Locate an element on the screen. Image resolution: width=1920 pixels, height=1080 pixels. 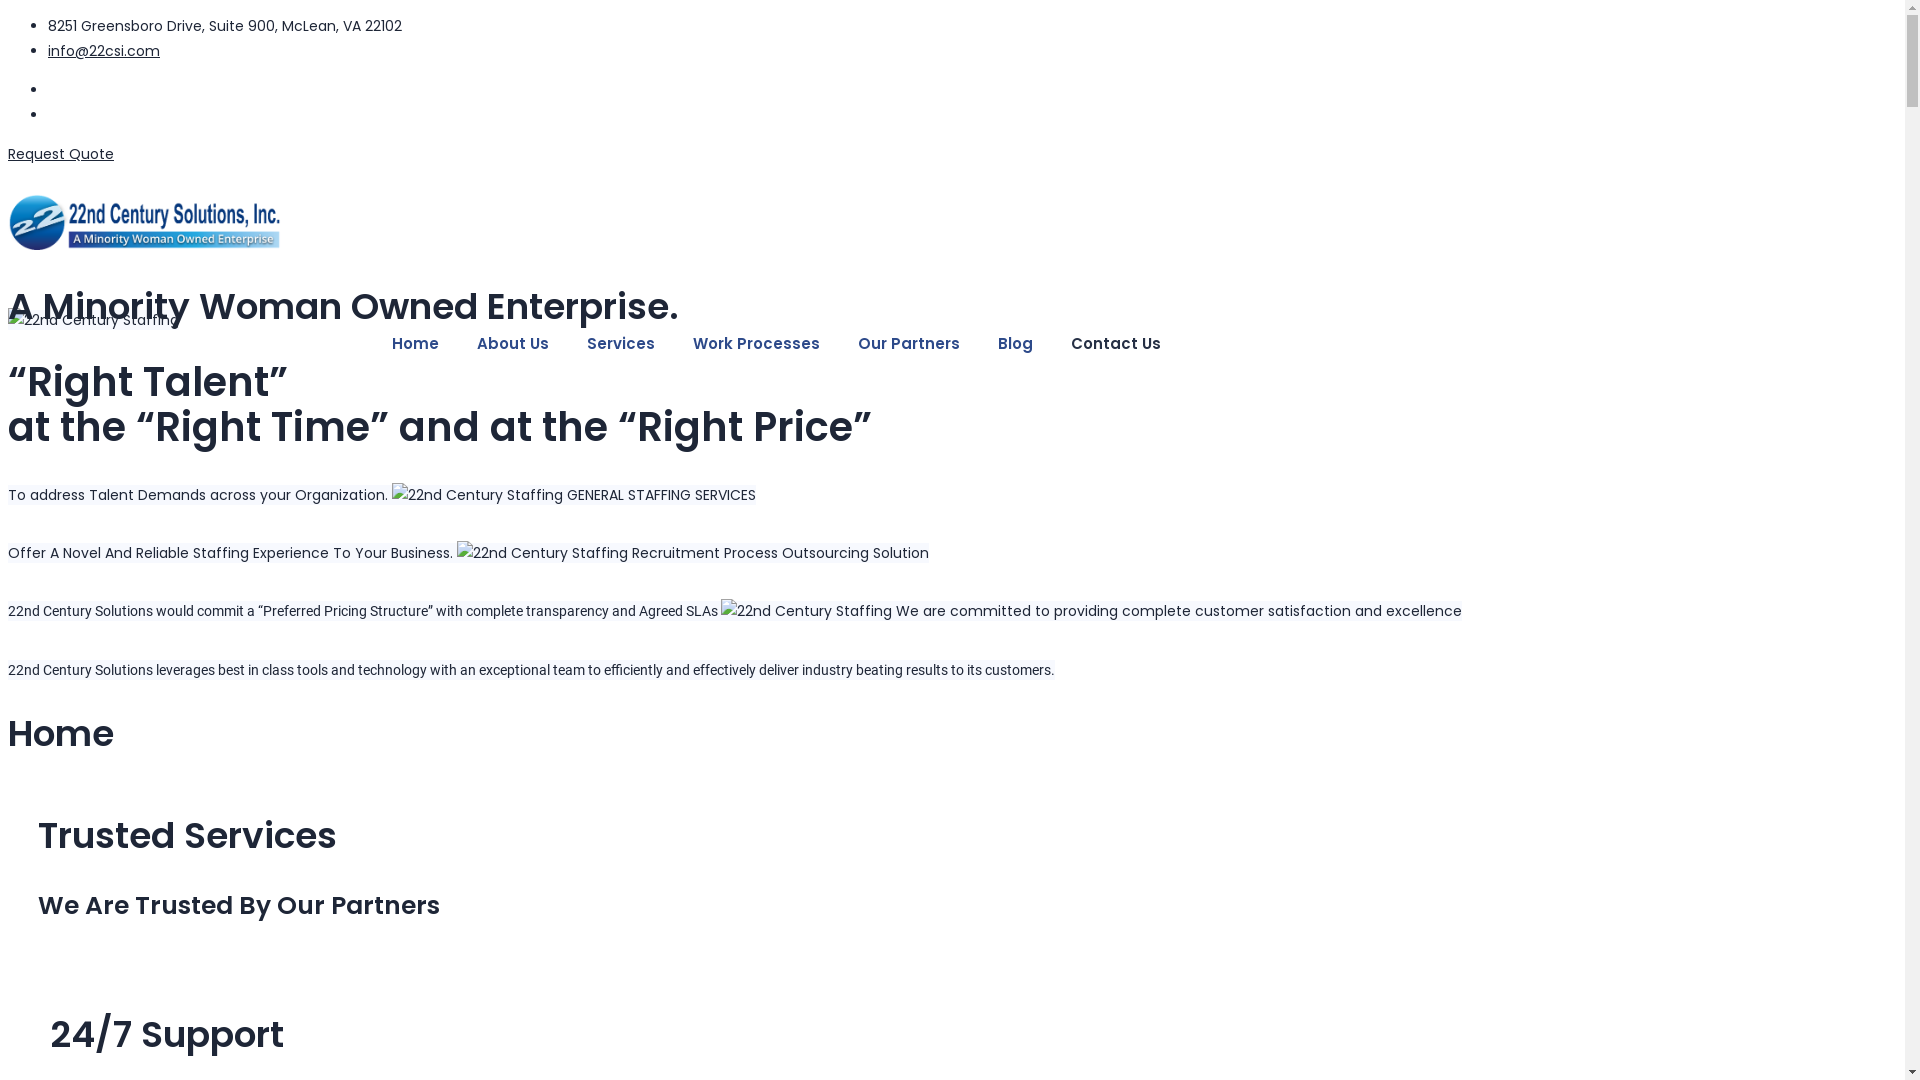
'22nd Century Staffing' is located at coordinates (476, 495).